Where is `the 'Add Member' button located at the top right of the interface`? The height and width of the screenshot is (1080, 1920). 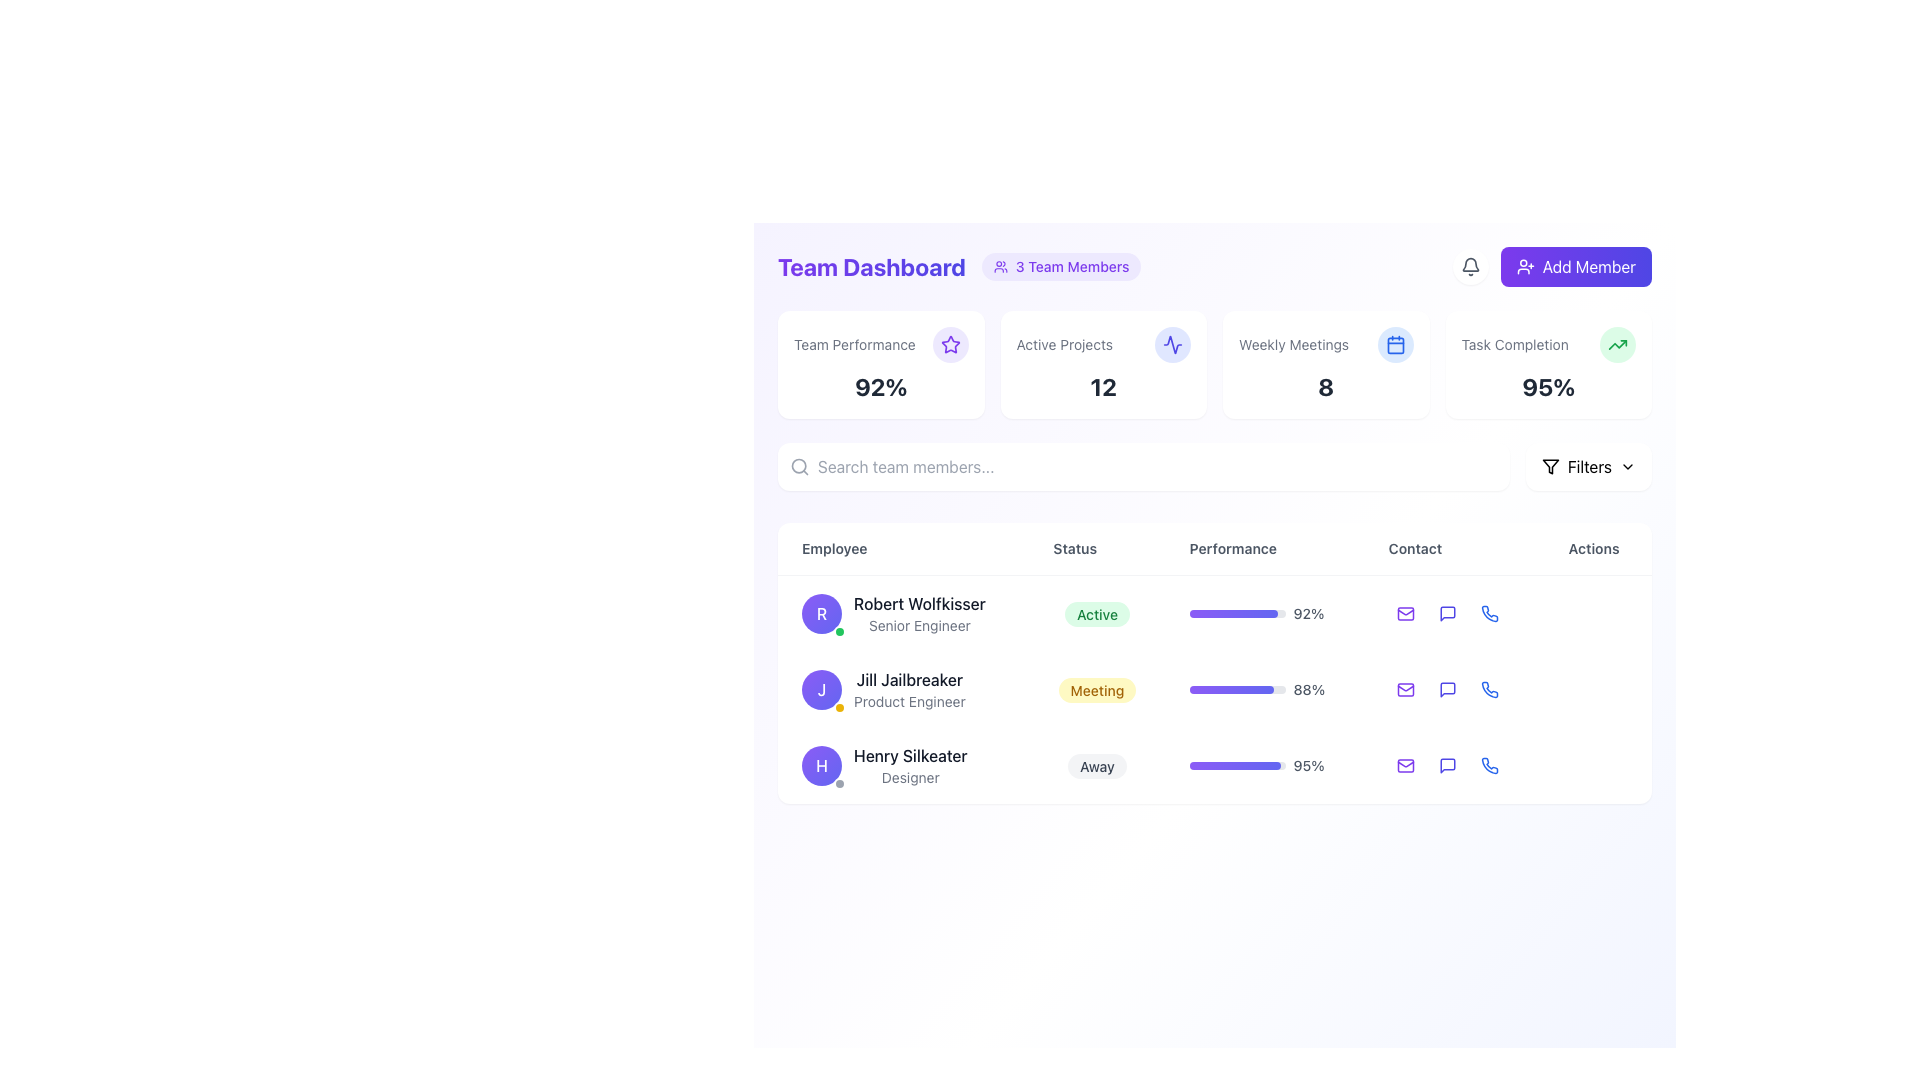 the 'Add Member' button located at the top right of the interface is located at coordinates (1551, 265).